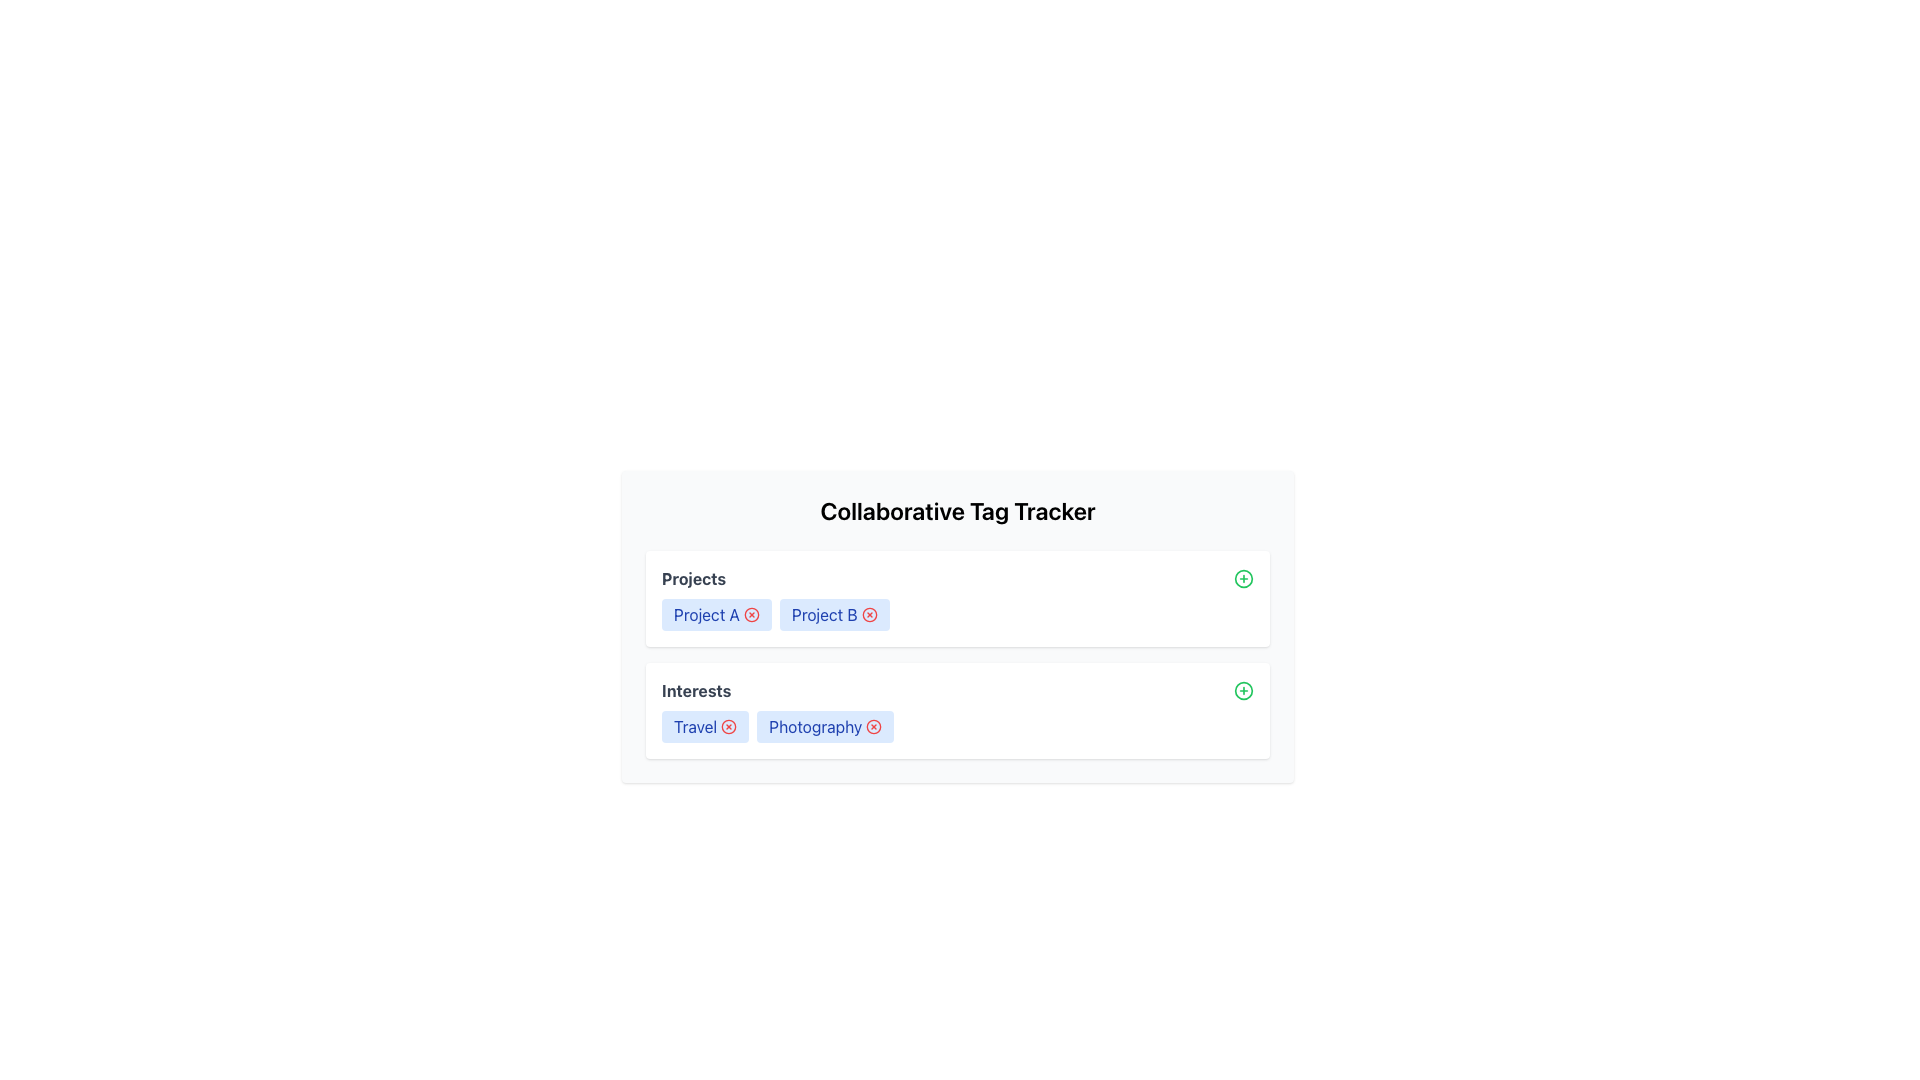  I want to click on the 'Photography' badge component located in the 'Interests' section, so click(825, 726).